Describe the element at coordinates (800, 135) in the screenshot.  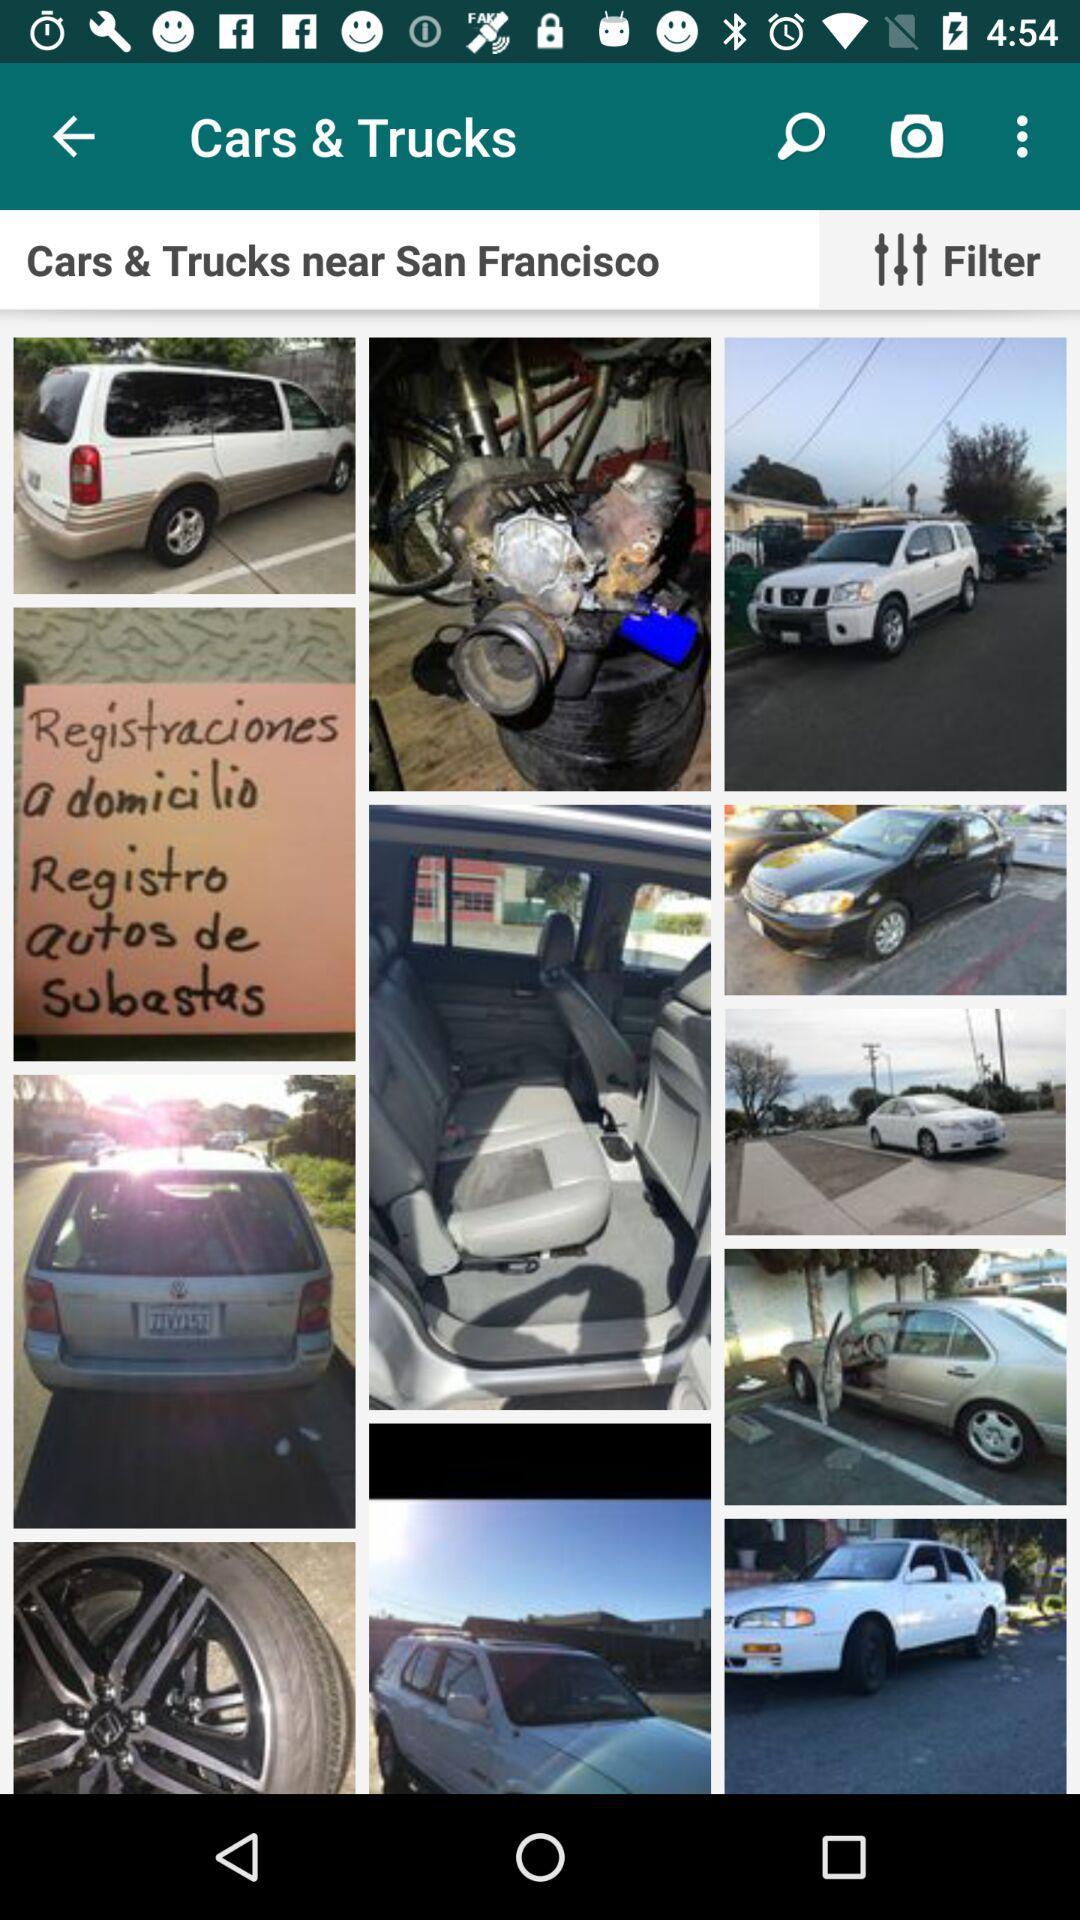
I see `item above the cars trucks near icon` at that location.